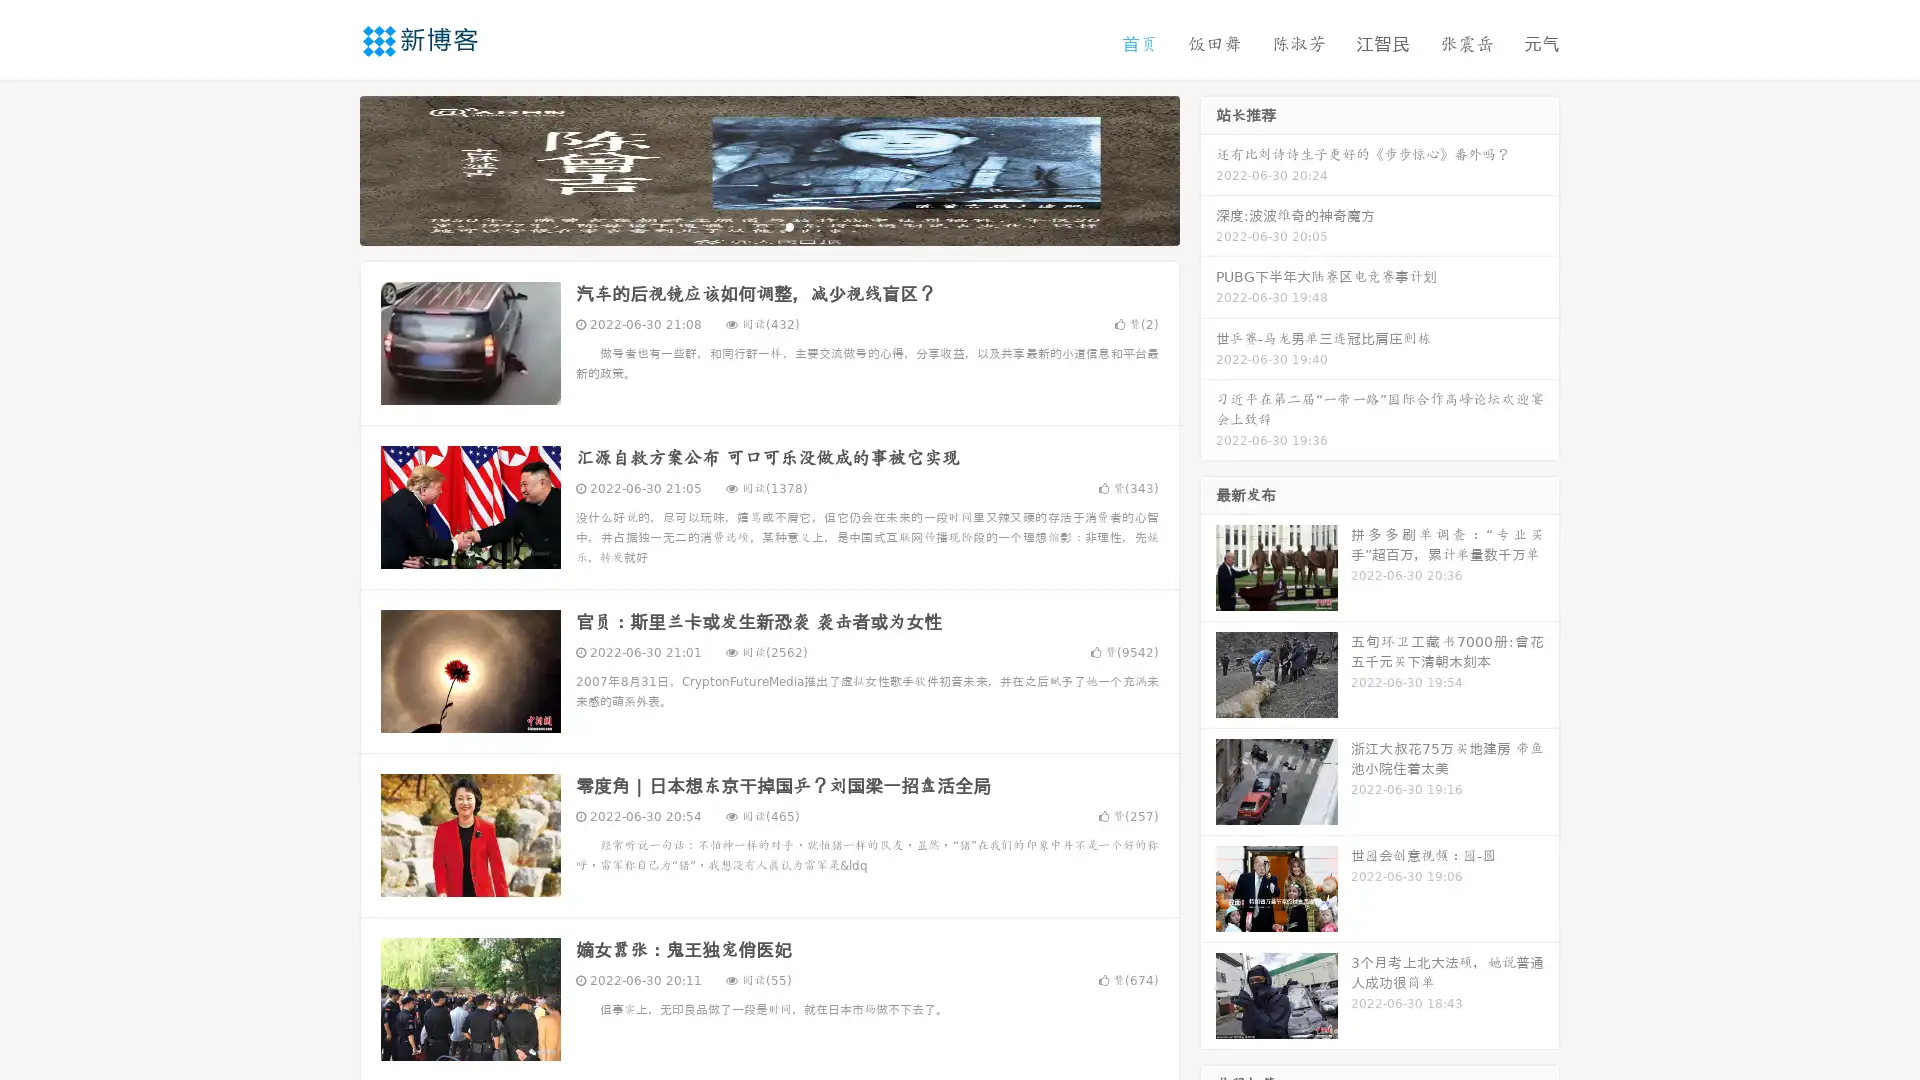 The height and width of the screenshot is (1080, 1920). I want to click on Go to slide 3, so click(789, 225).